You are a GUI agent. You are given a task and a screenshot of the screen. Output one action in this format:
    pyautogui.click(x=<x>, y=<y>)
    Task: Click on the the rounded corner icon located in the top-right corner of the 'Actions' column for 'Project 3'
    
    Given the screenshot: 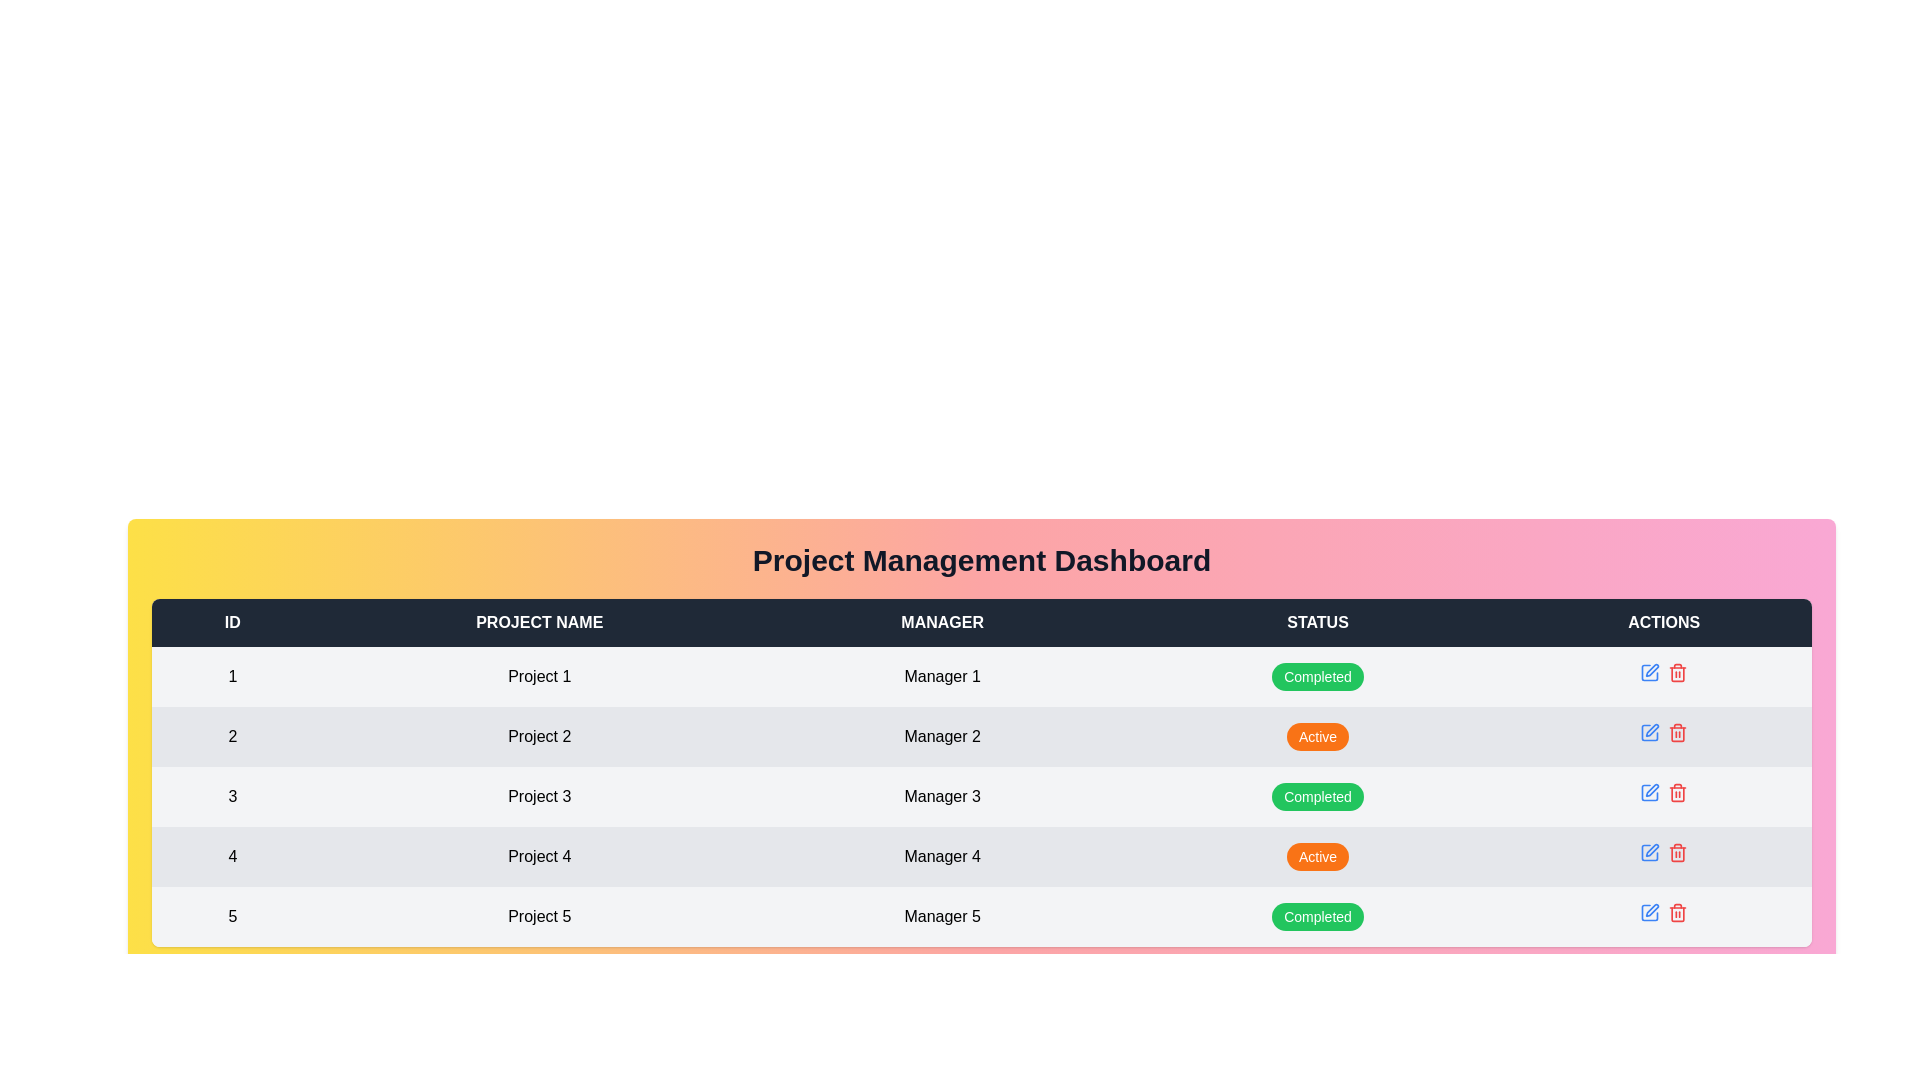 What is the action you would take?
    pyautogui.click(x=1650, y=672)
    